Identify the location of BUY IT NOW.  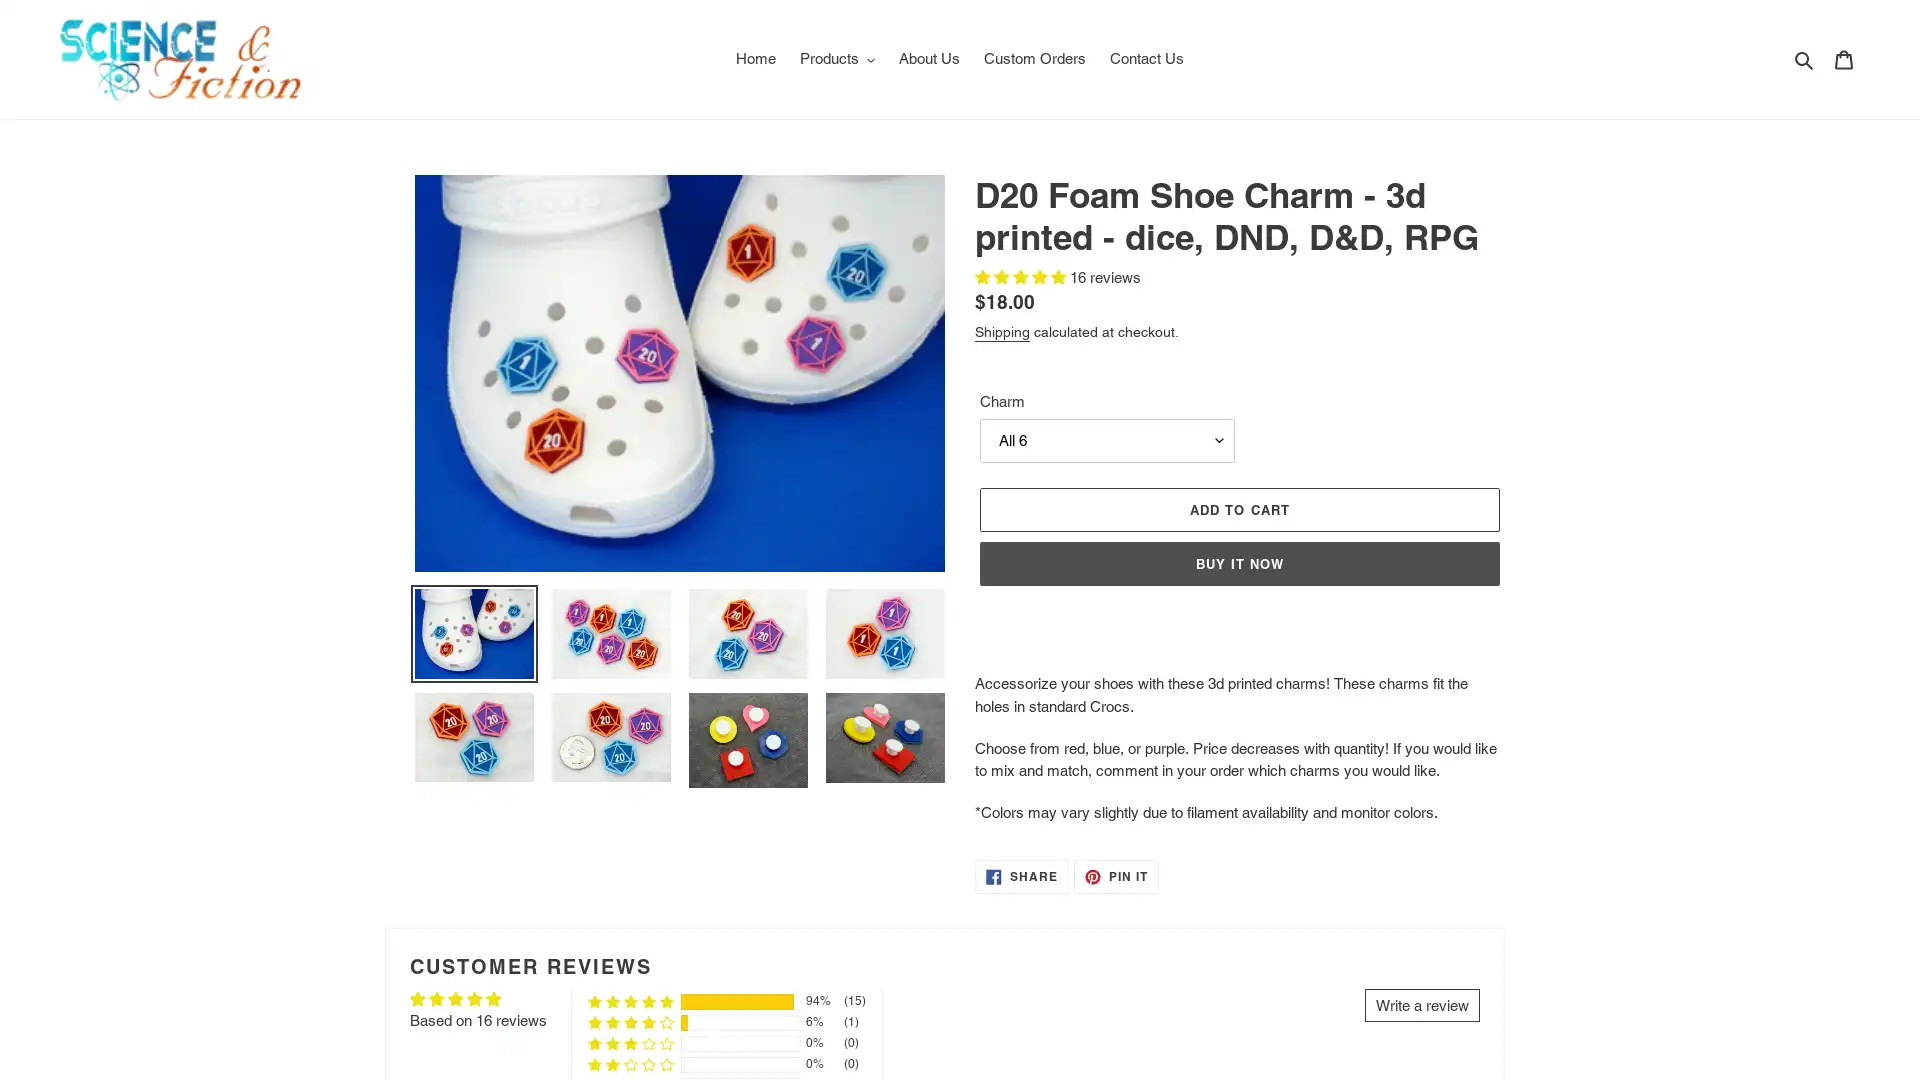
(1238, 563).